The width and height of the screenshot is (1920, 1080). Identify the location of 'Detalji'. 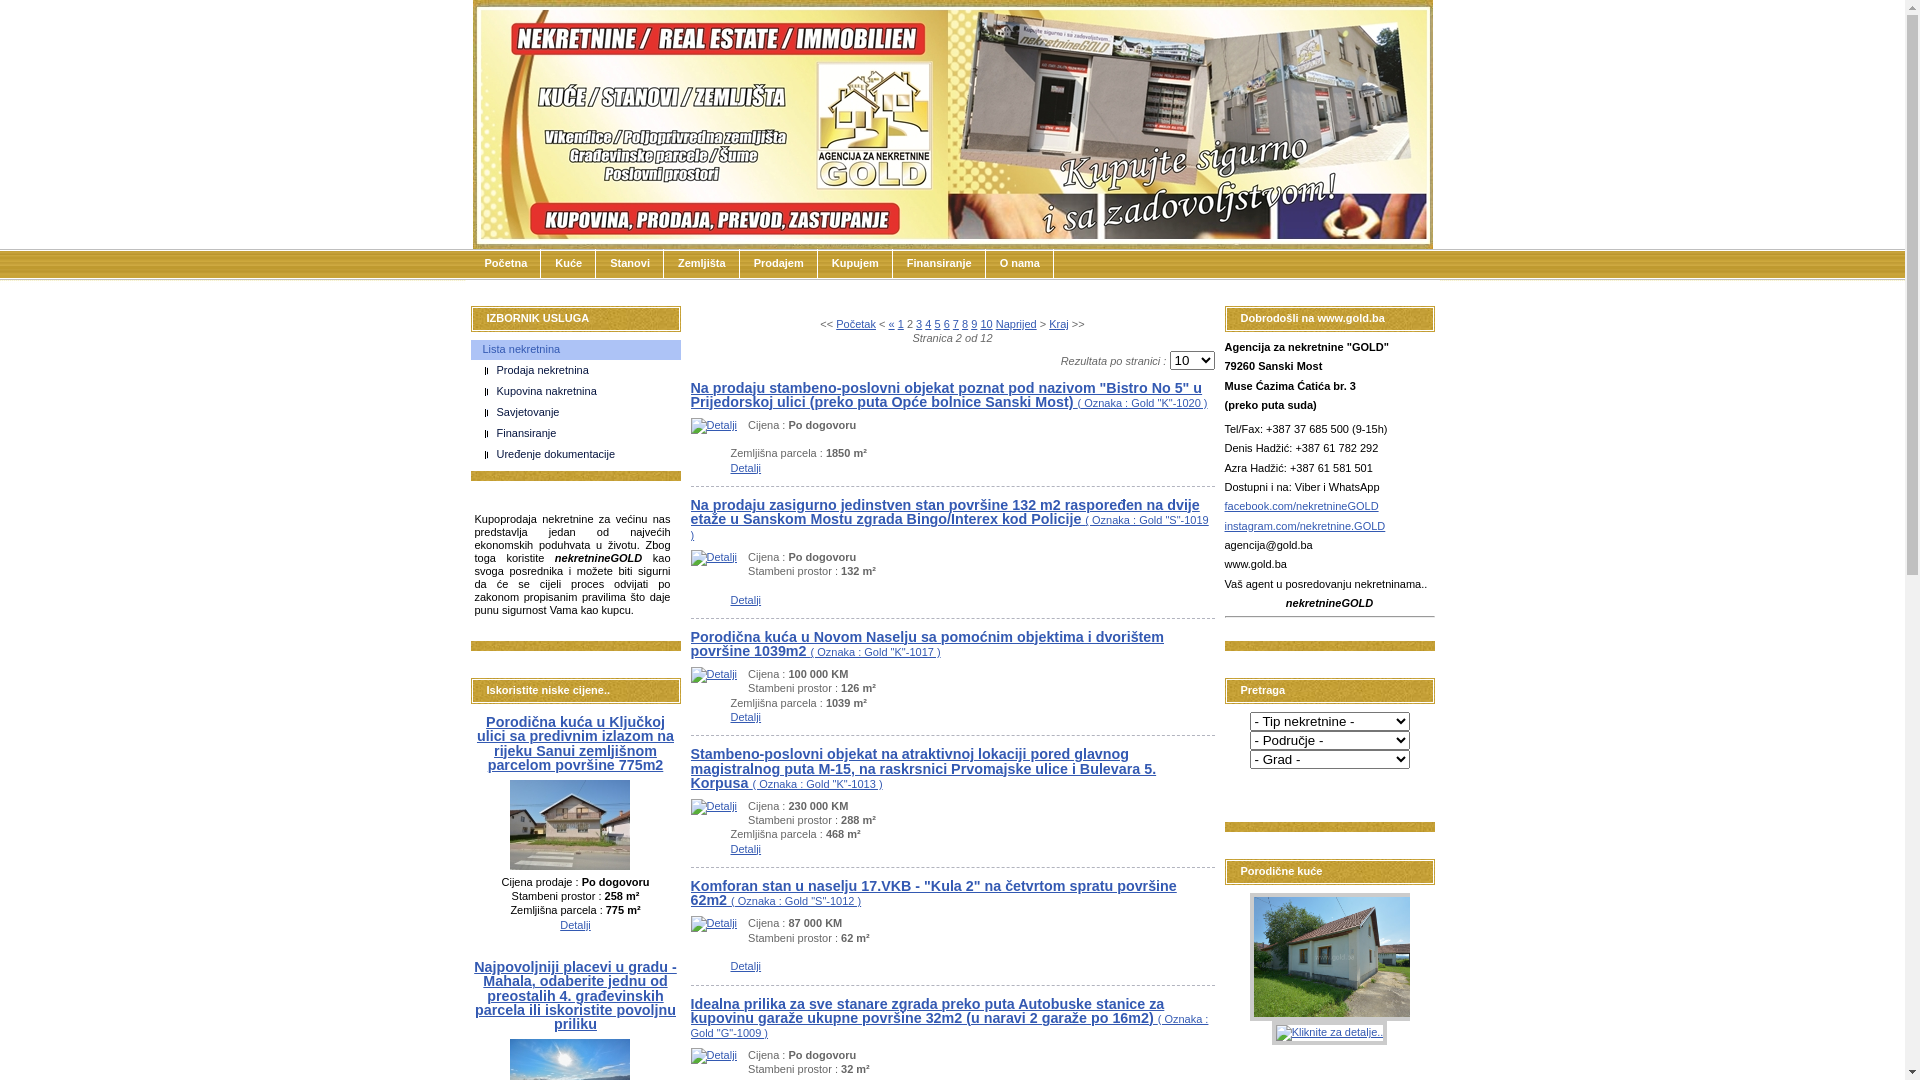
(713, 1054).